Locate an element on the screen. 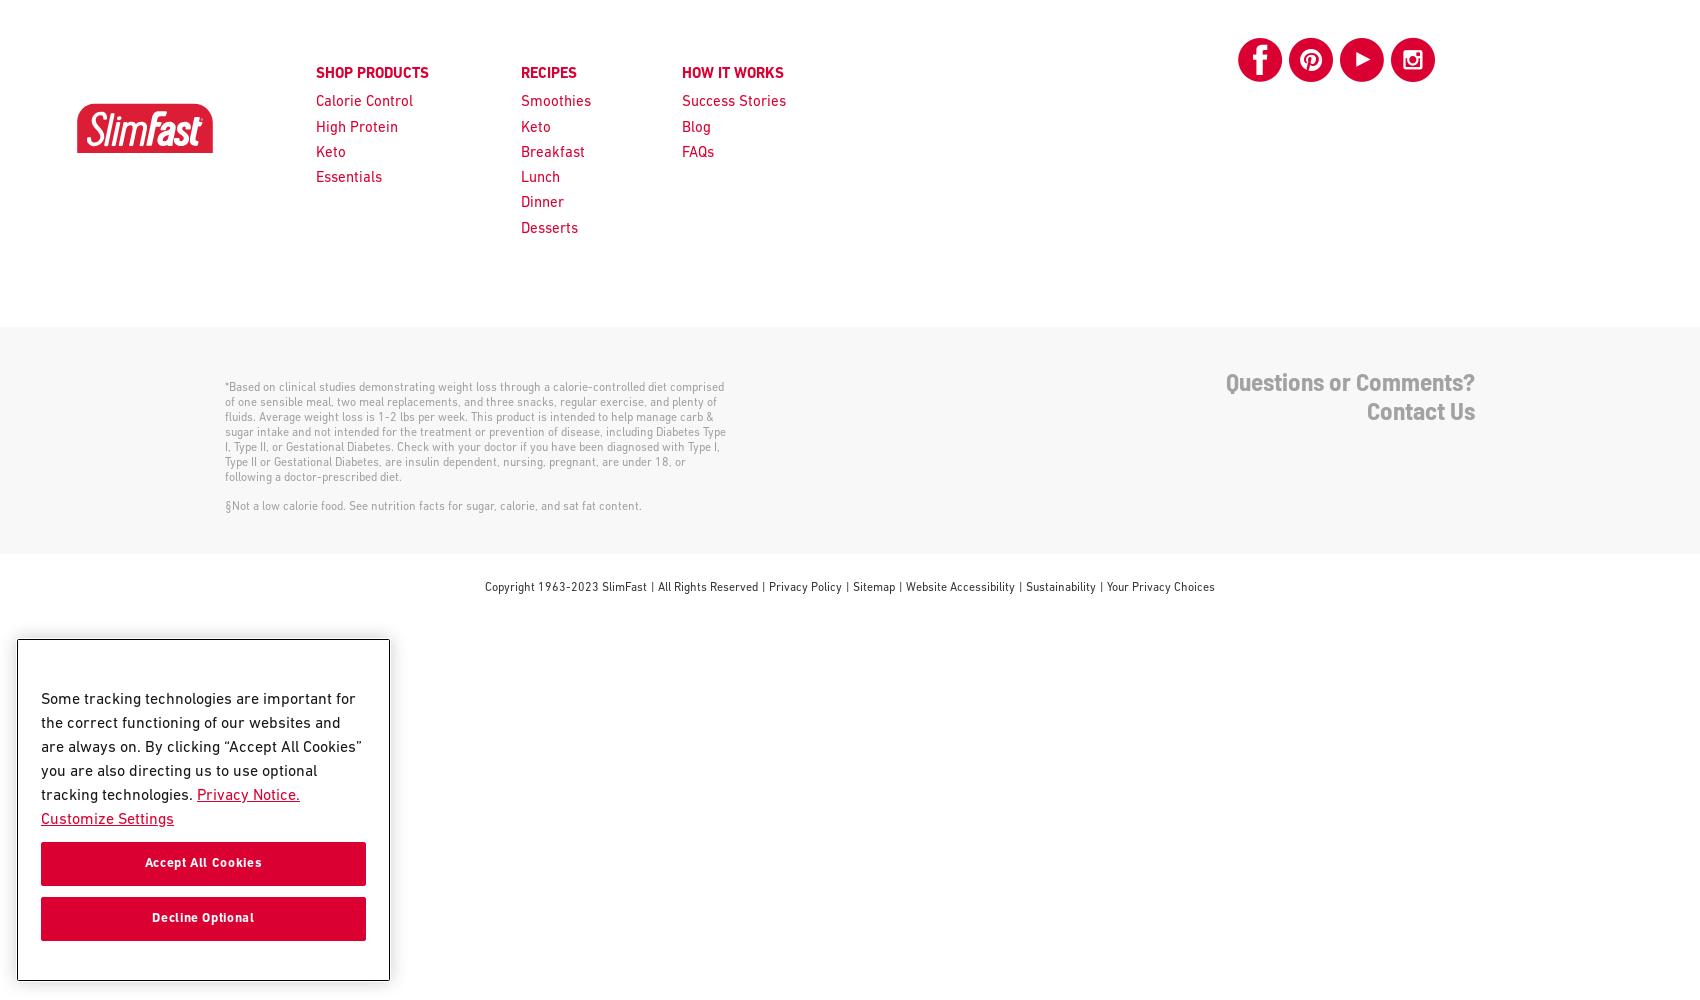 The image size is (1700, 1000). 'All Rights Reserved' is located at coordinates (708, 587).